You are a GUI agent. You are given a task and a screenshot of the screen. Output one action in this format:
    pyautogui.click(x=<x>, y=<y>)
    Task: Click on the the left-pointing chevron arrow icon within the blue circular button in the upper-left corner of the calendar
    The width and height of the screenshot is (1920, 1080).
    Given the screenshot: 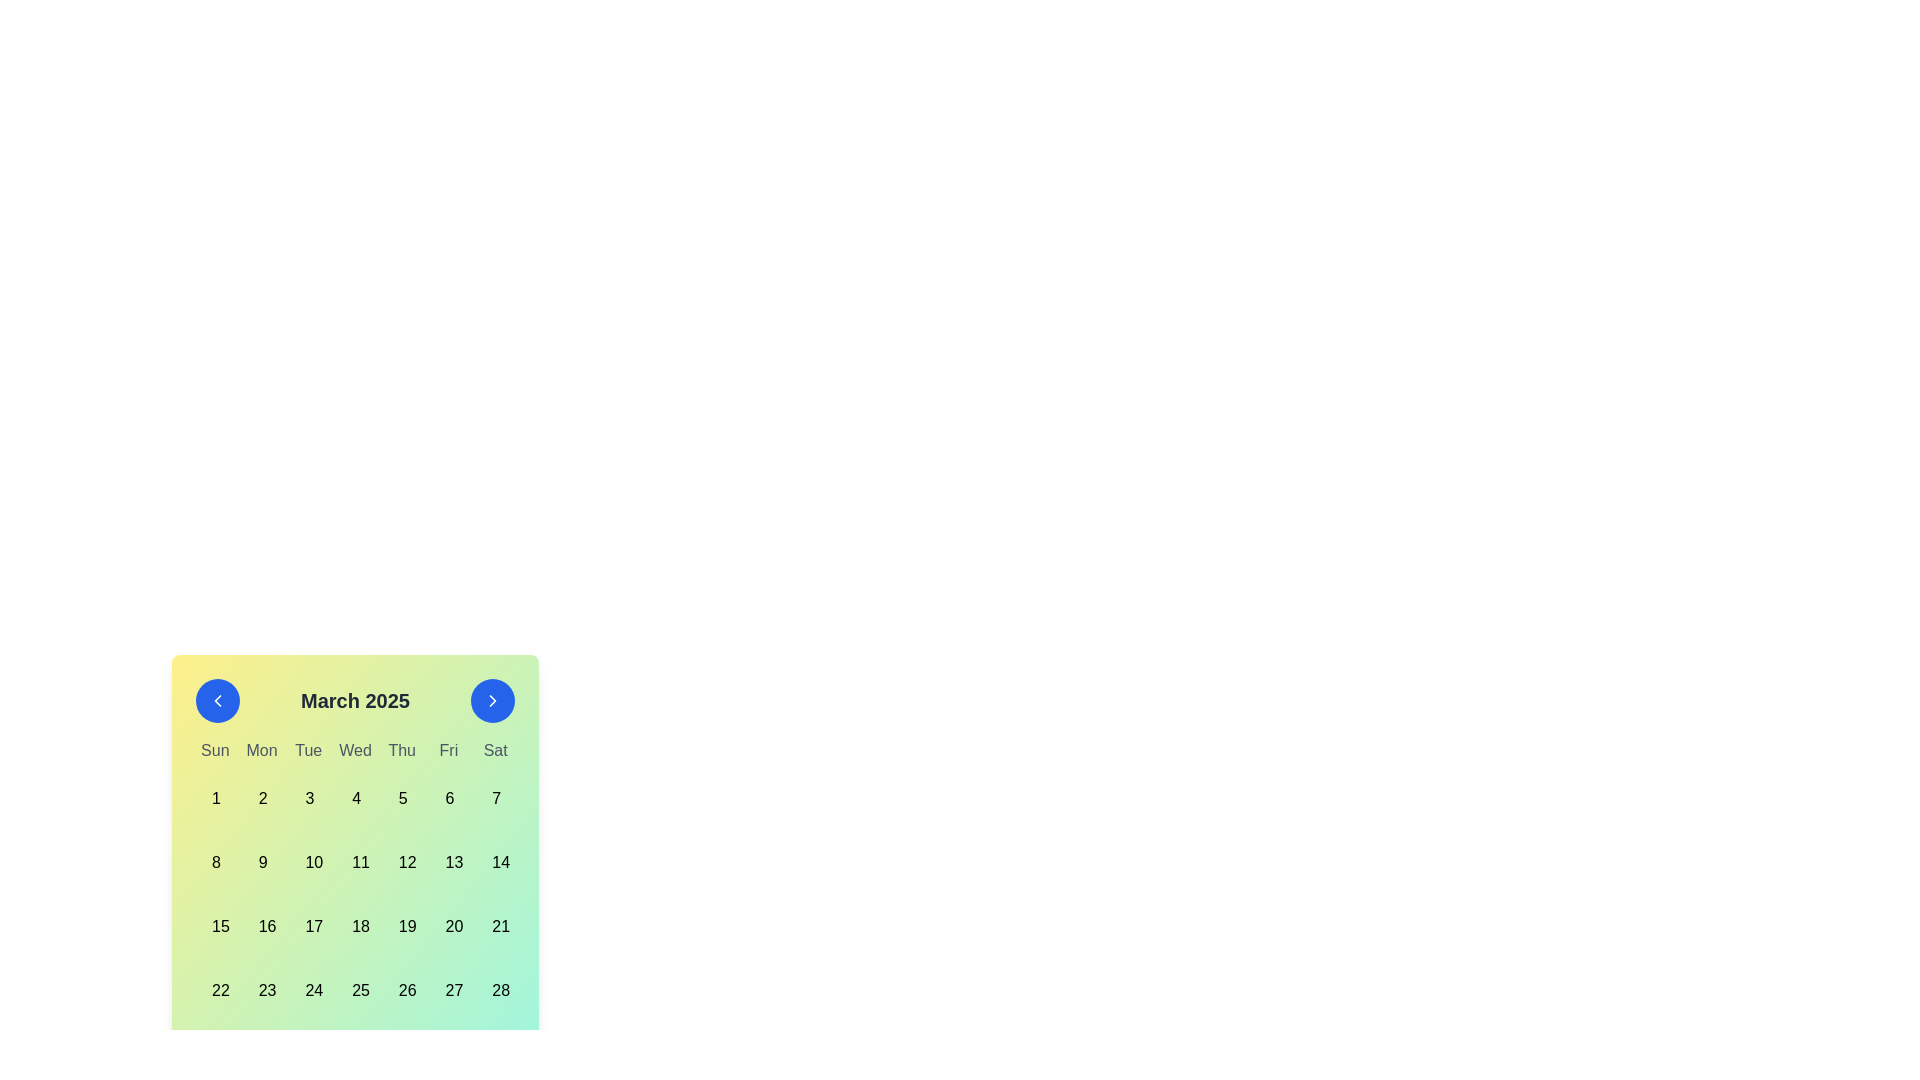 What is the action you would take?
    pyautogui.click(x=217, y=700)
    